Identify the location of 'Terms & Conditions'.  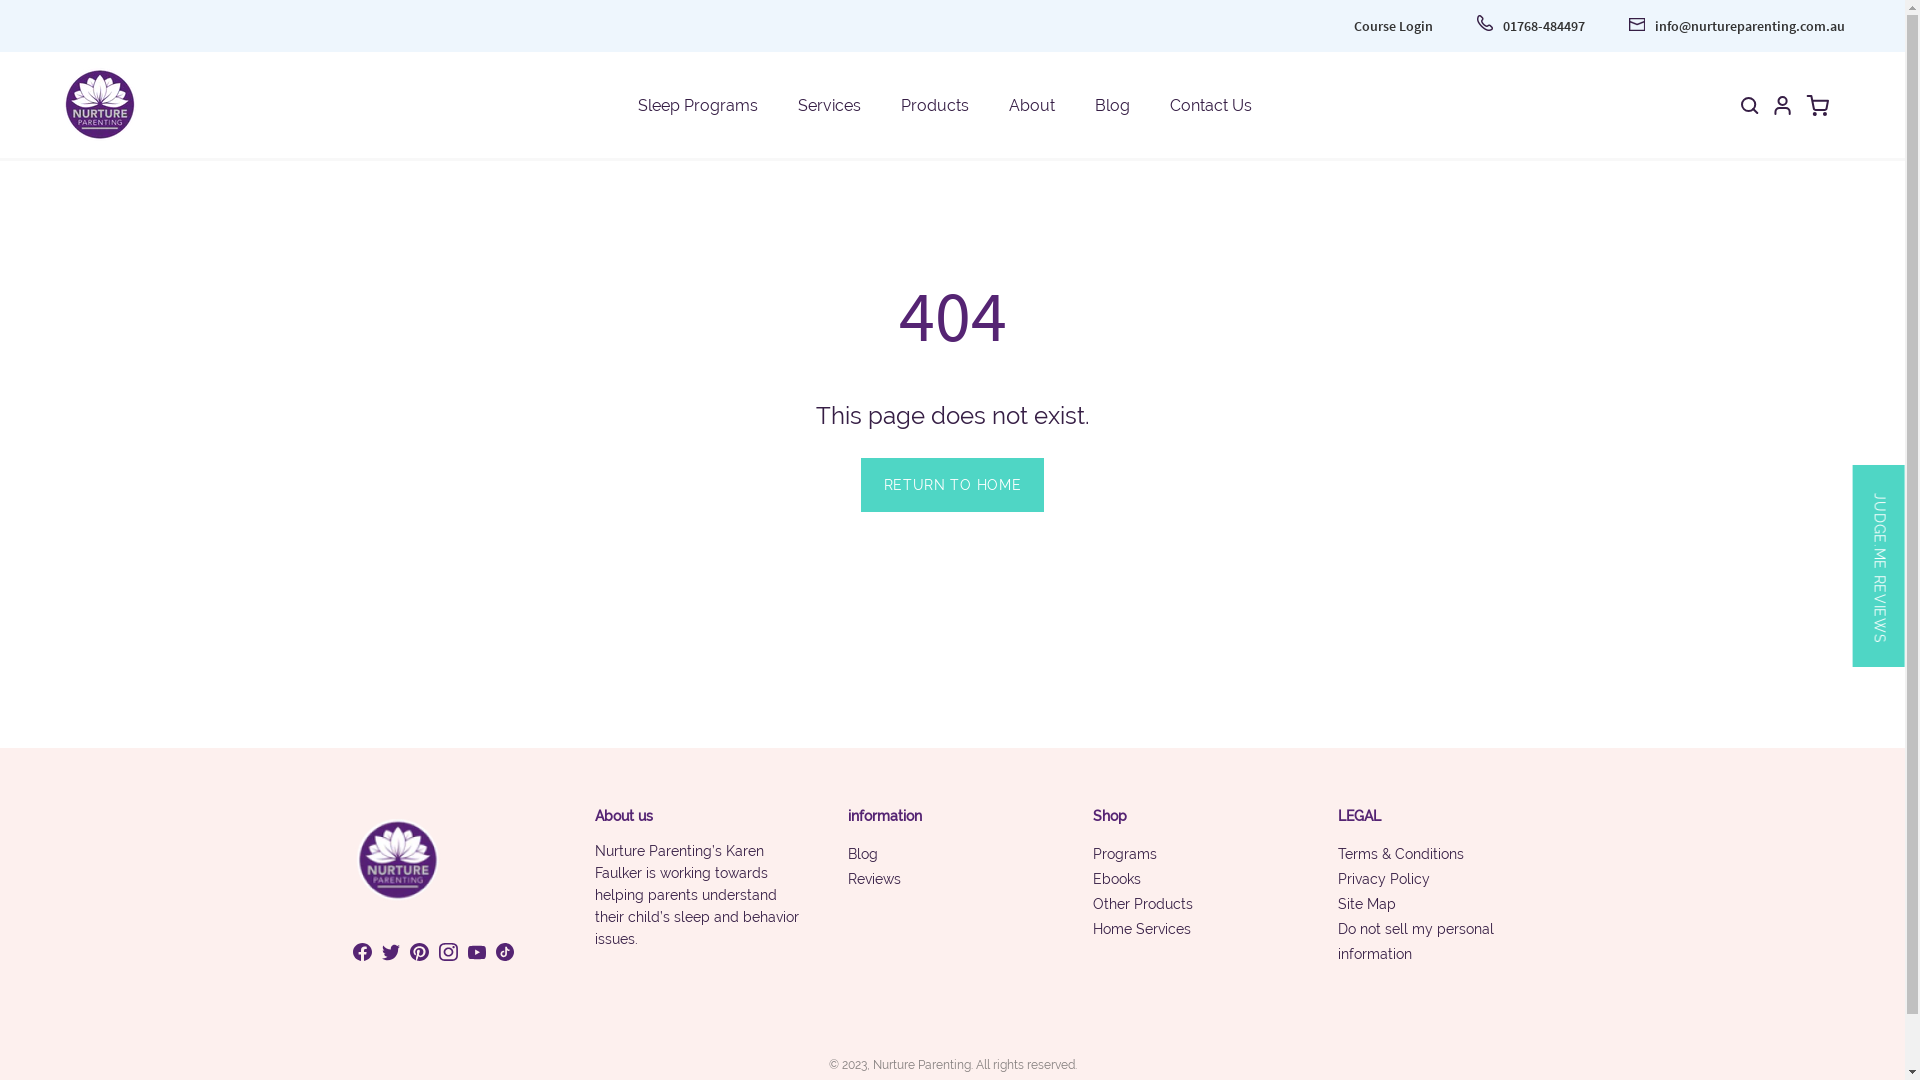
(1338, 853).